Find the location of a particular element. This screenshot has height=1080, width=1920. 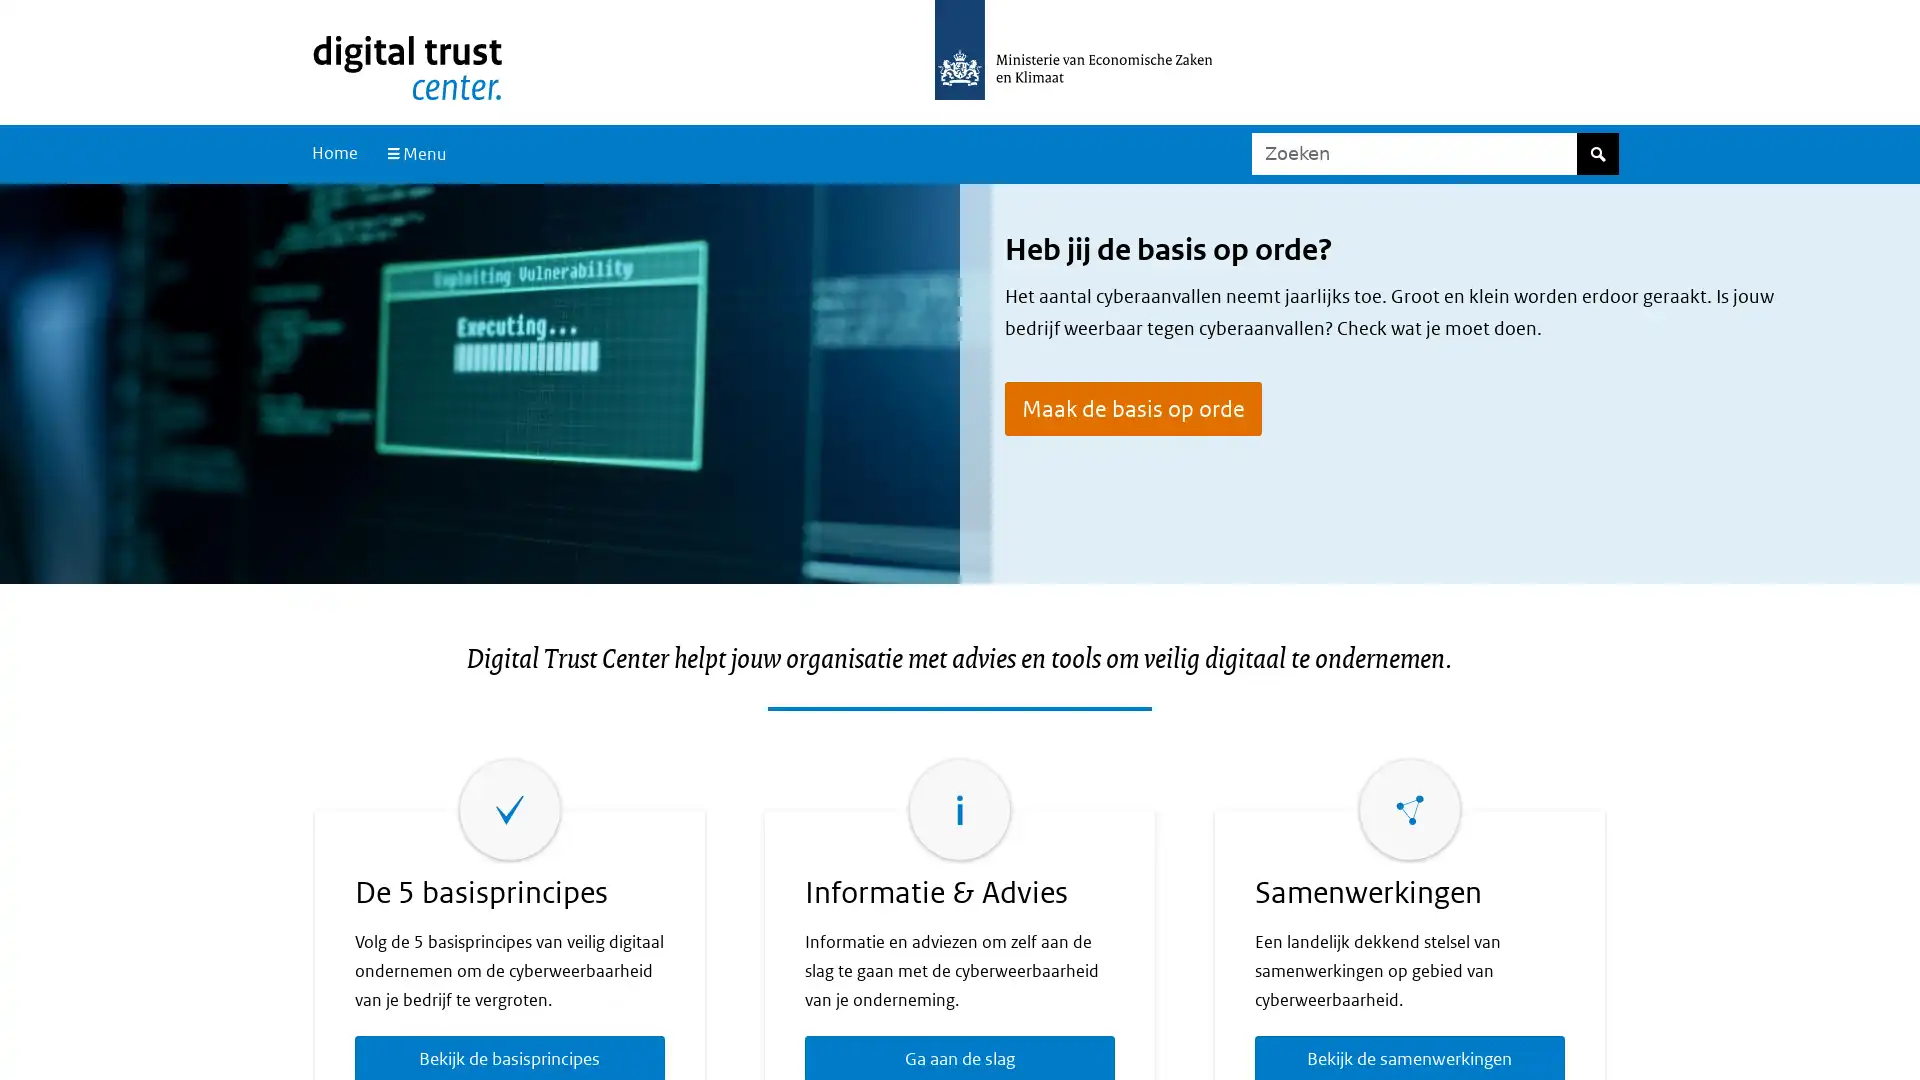

Toggle navigation is located at coordinates (413, 153).